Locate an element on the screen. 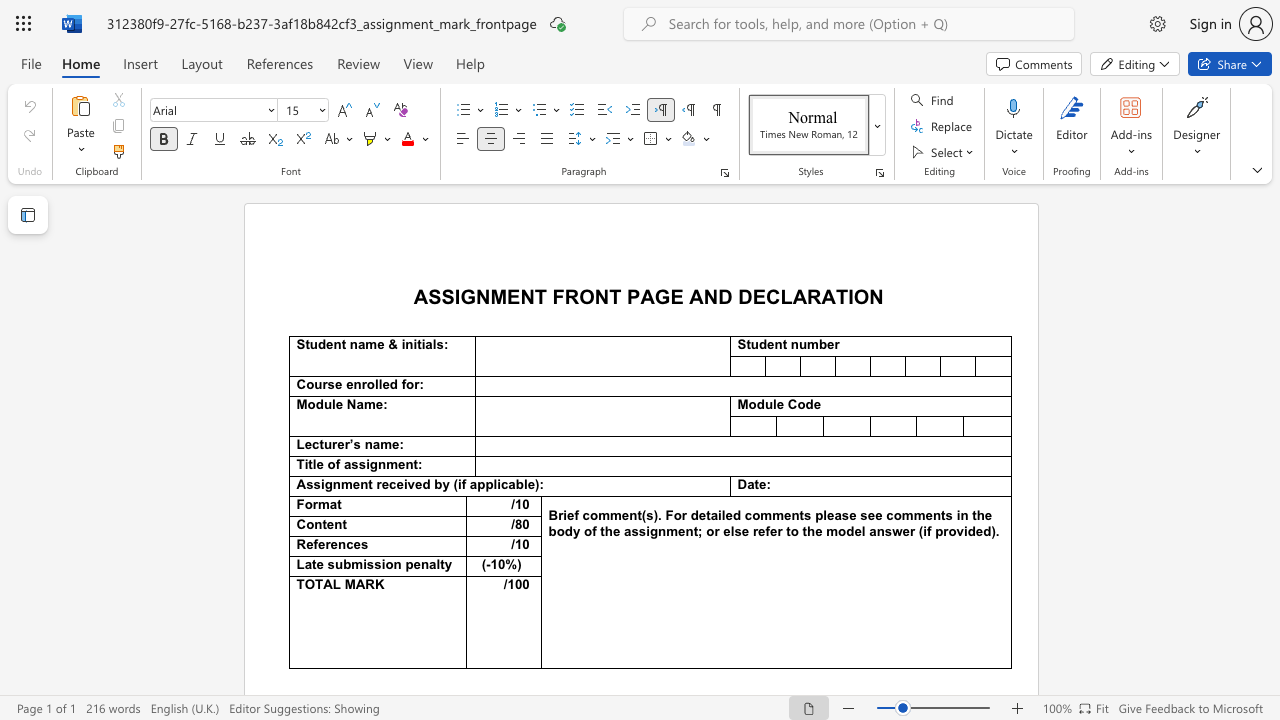  the subset text "itial" within the text "Student name & initials" is located at coordinates (412, 343).